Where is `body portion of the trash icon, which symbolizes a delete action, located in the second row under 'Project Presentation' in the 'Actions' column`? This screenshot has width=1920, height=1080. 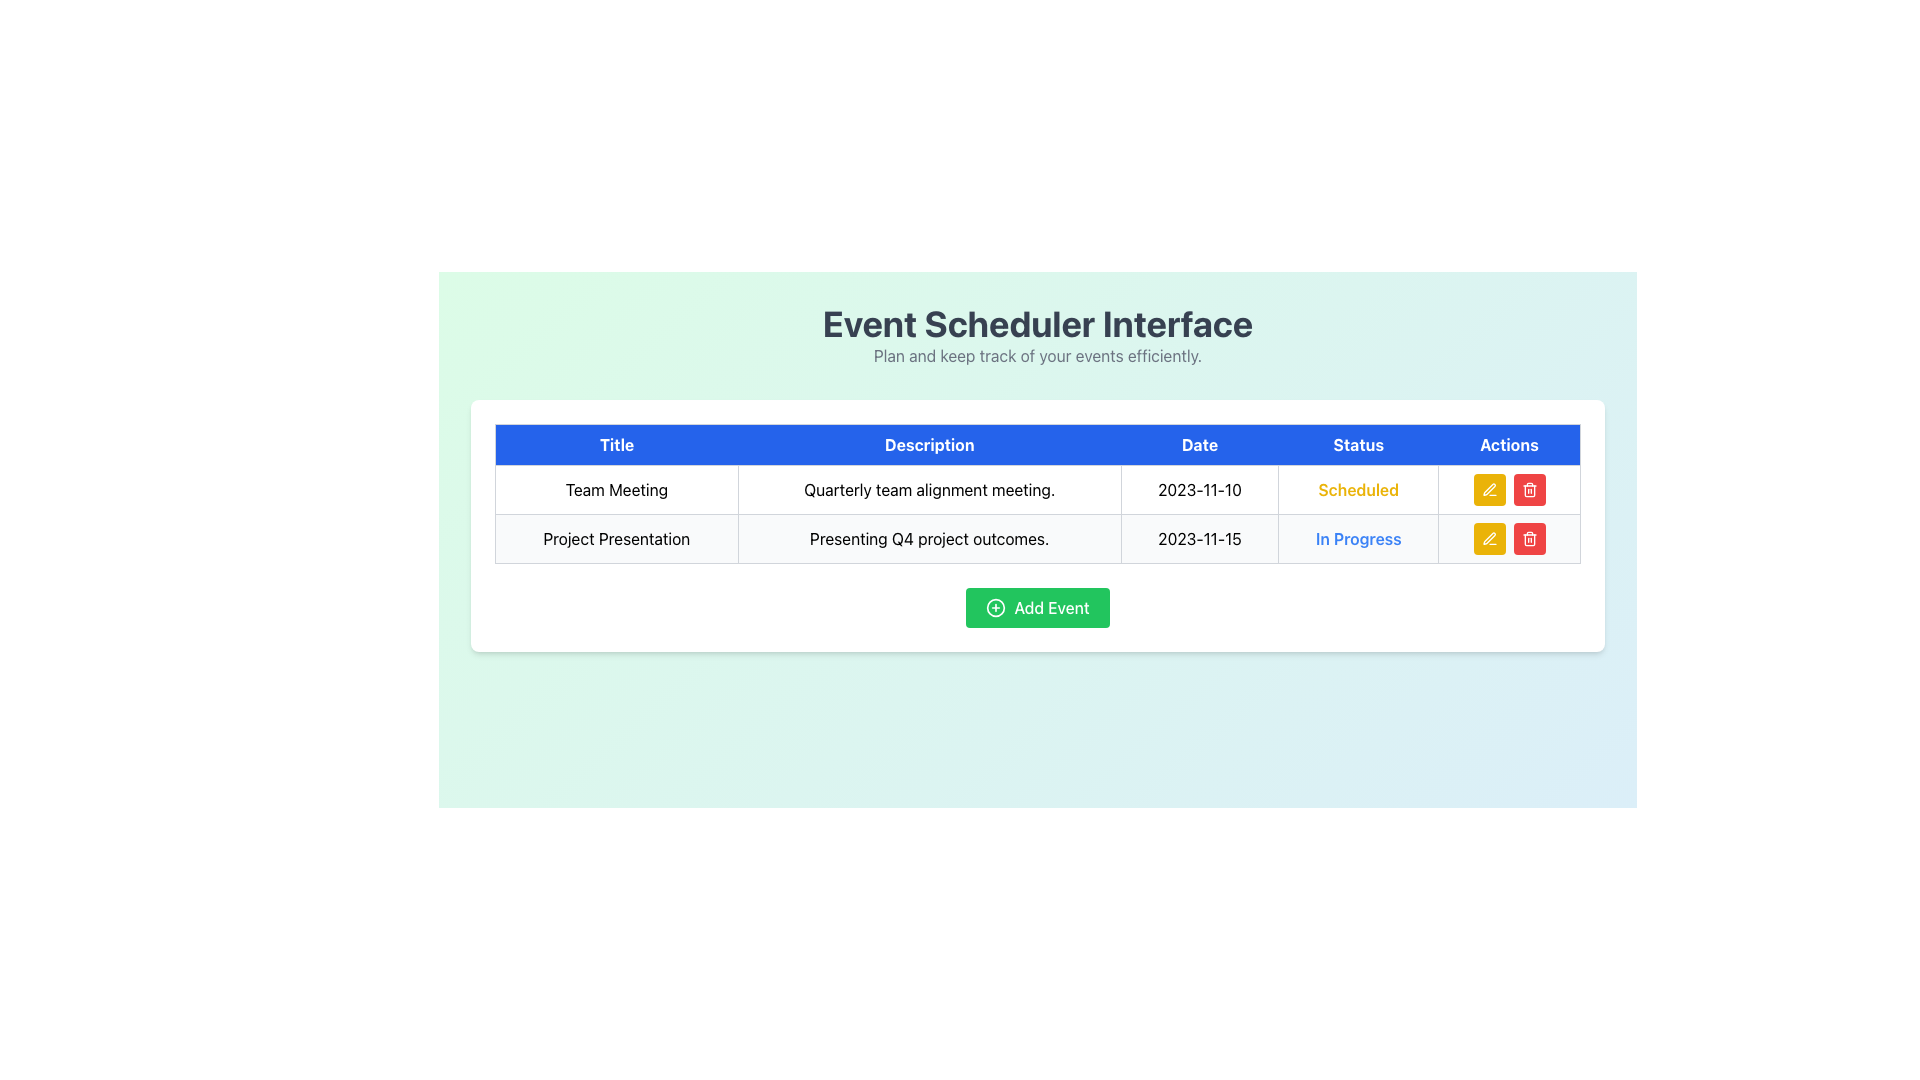
body portion of the trash icon, which symbolizes a delete action, located in the second row under 'Project Presentation' in the 'Actions' column is located at coordinates (1528, 540).